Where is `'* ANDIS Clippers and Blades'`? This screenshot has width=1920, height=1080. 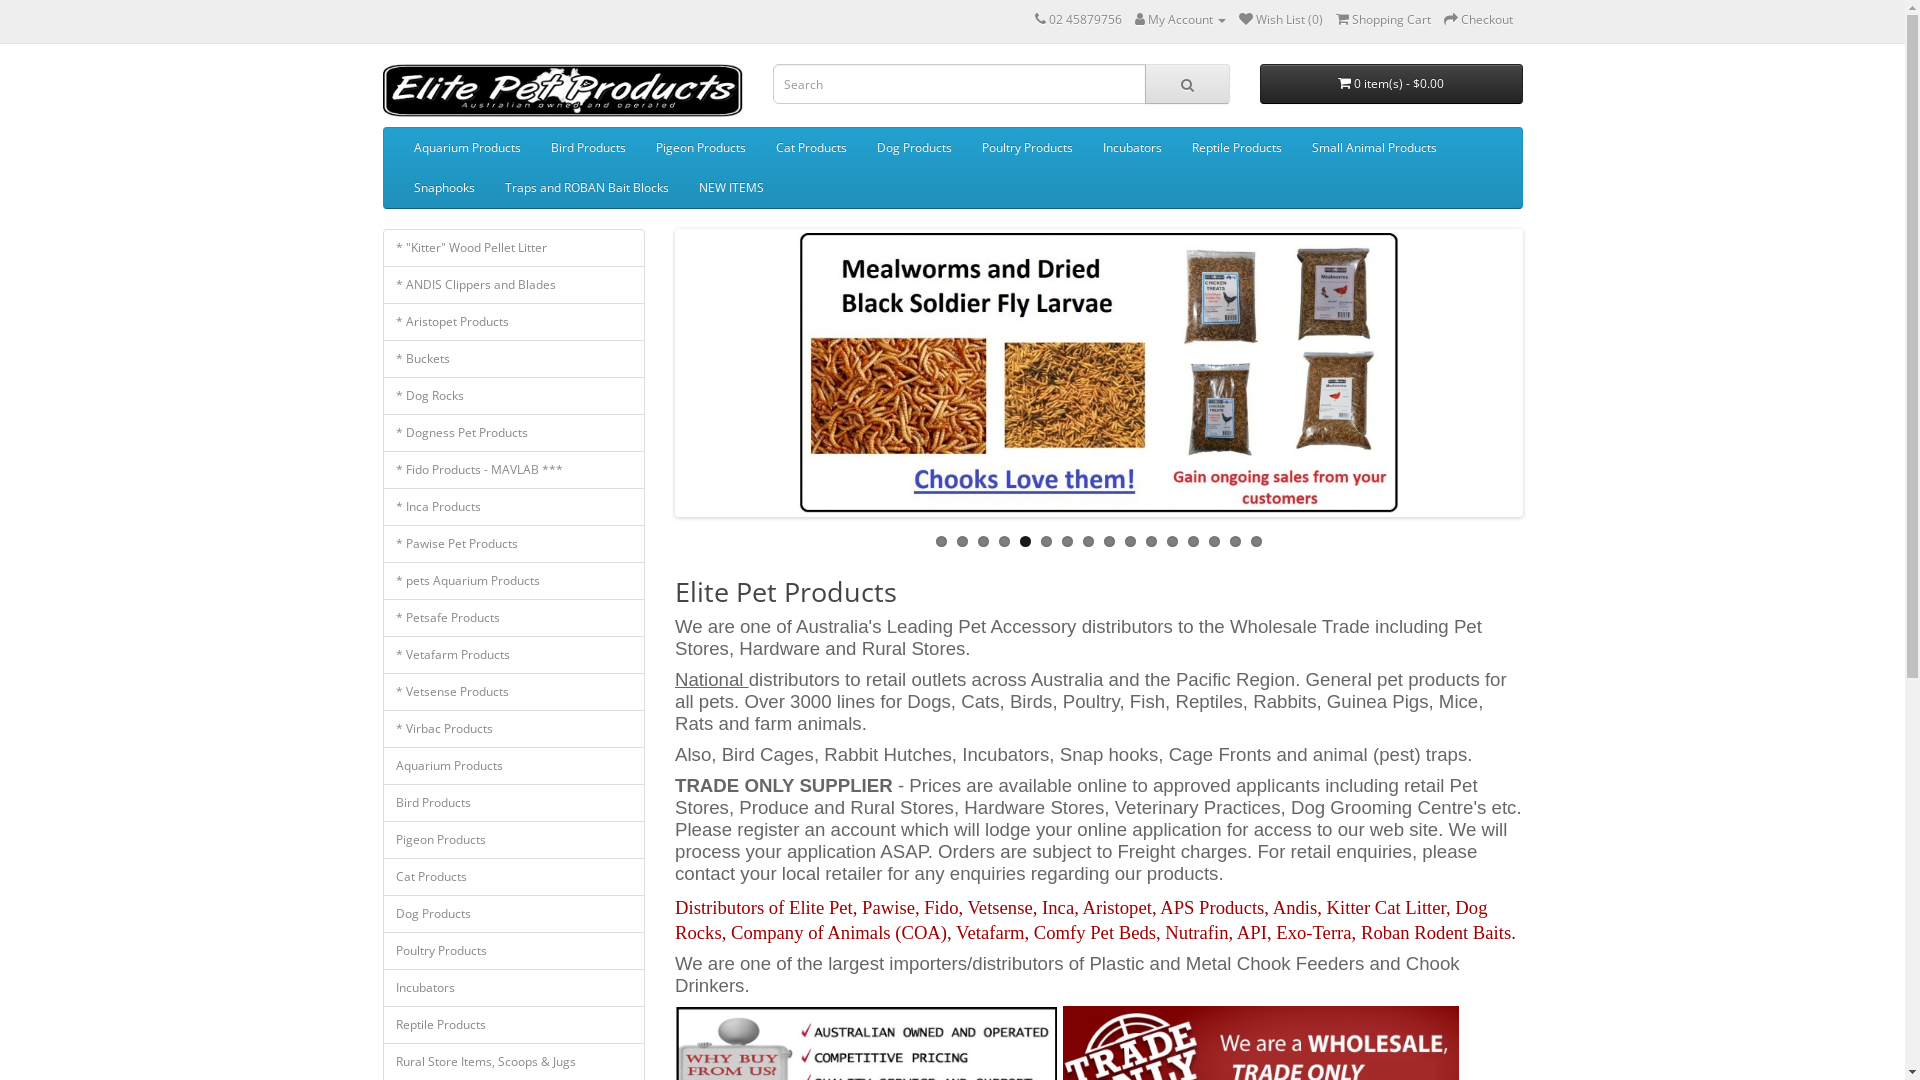
'* ANDIS Clippers and Blades' is located at coordinates (513, 285).